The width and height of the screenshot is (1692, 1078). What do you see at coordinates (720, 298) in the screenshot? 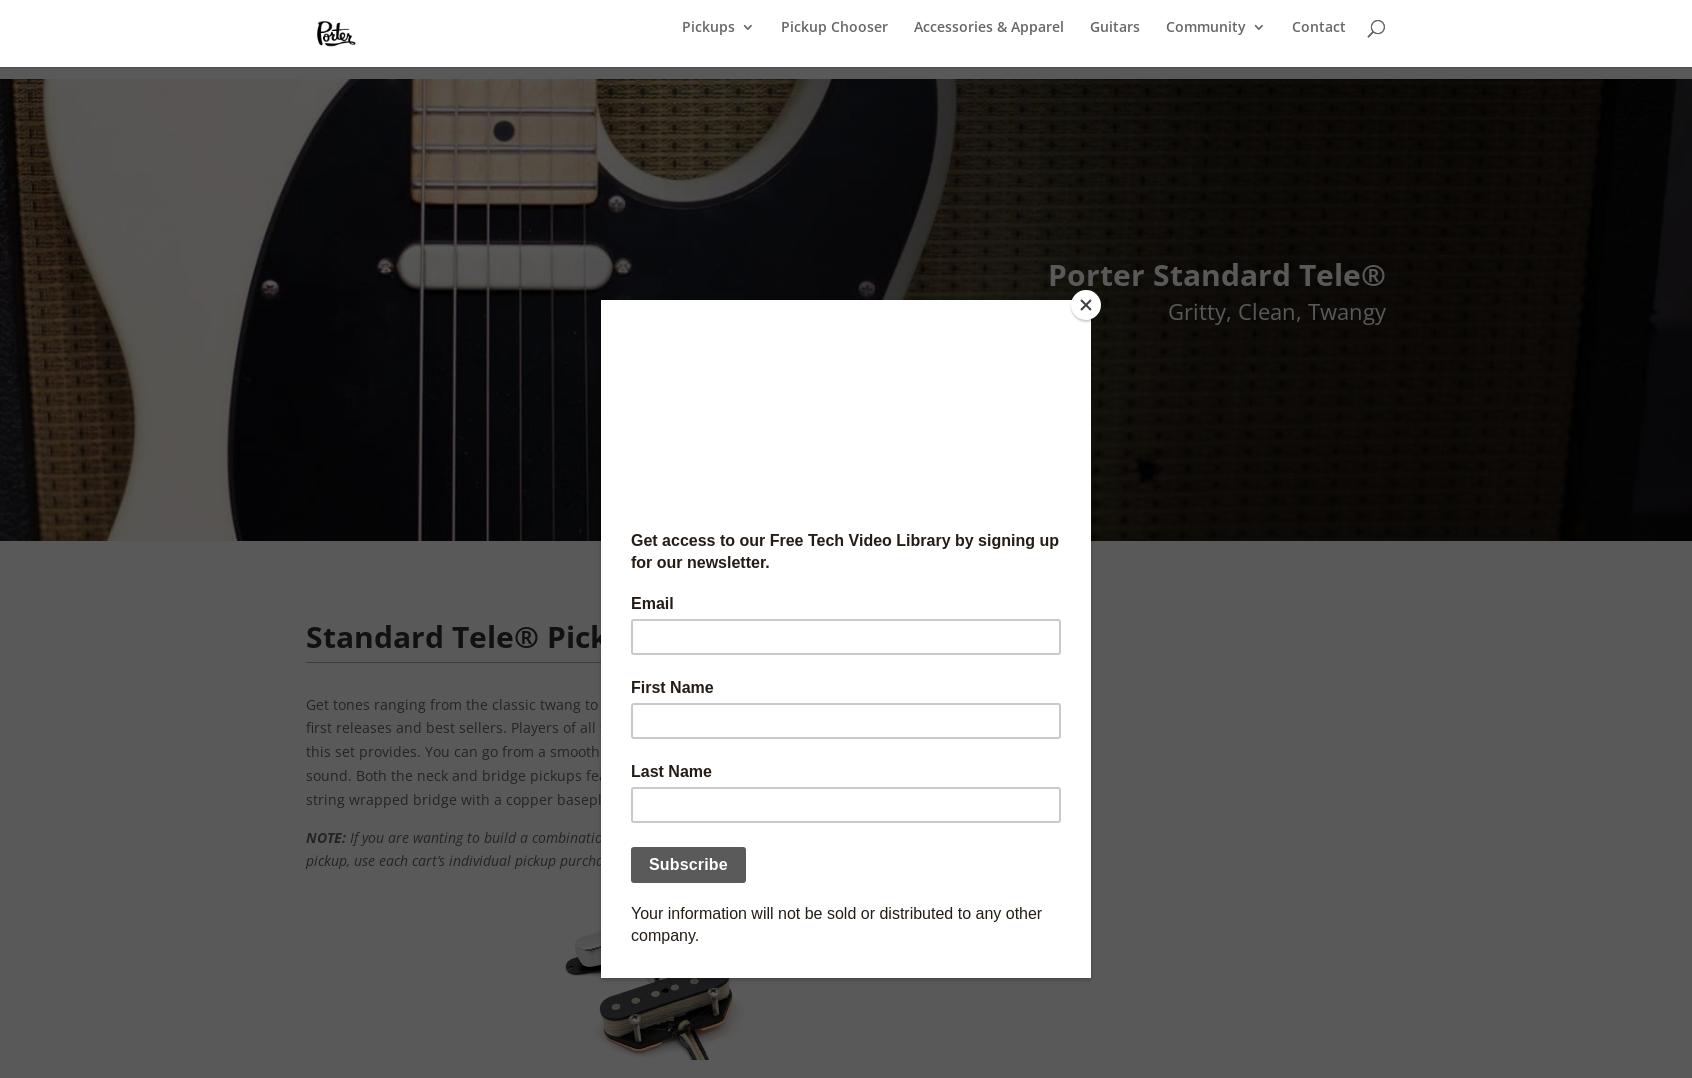
I see `'P-90 Pickups'` at bounding box center [720, 298].